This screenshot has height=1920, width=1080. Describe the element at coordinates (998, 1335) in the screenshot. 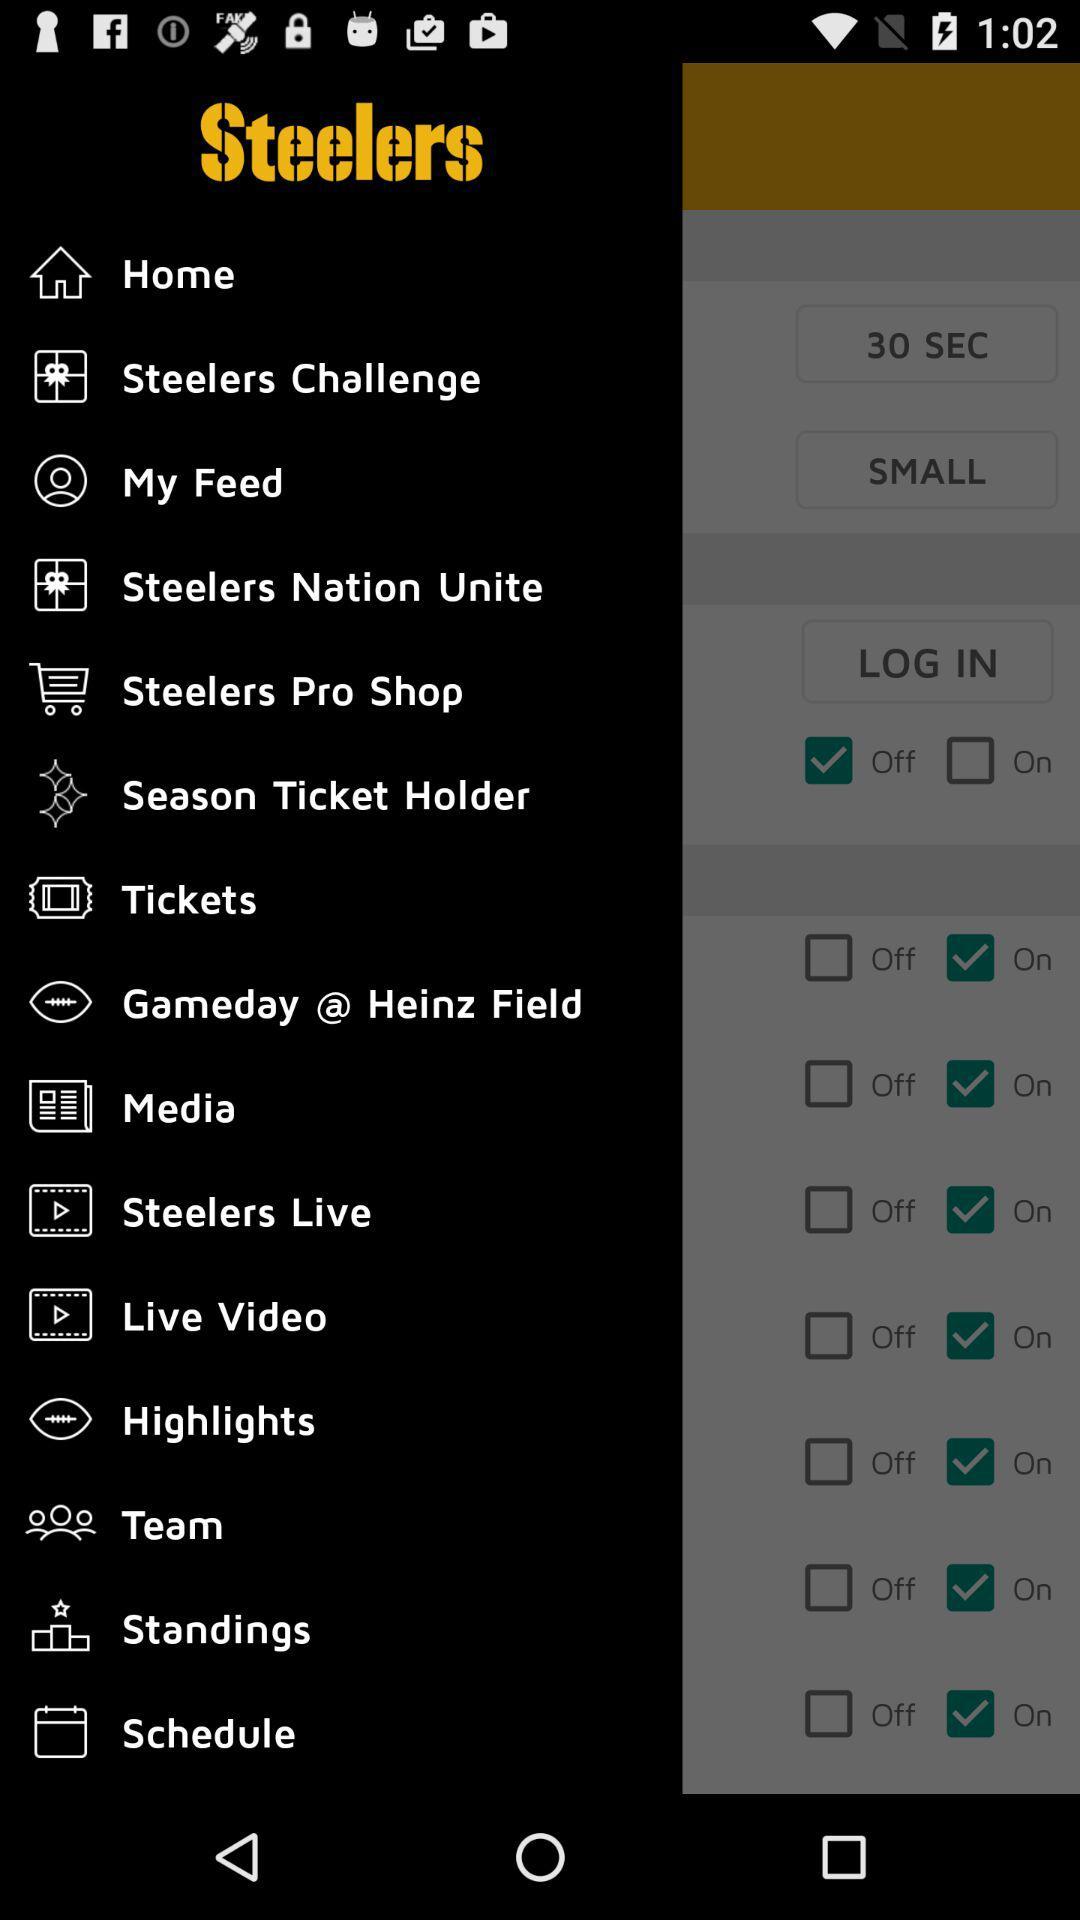

I see `fifth checkbox of on below log in` at that location.